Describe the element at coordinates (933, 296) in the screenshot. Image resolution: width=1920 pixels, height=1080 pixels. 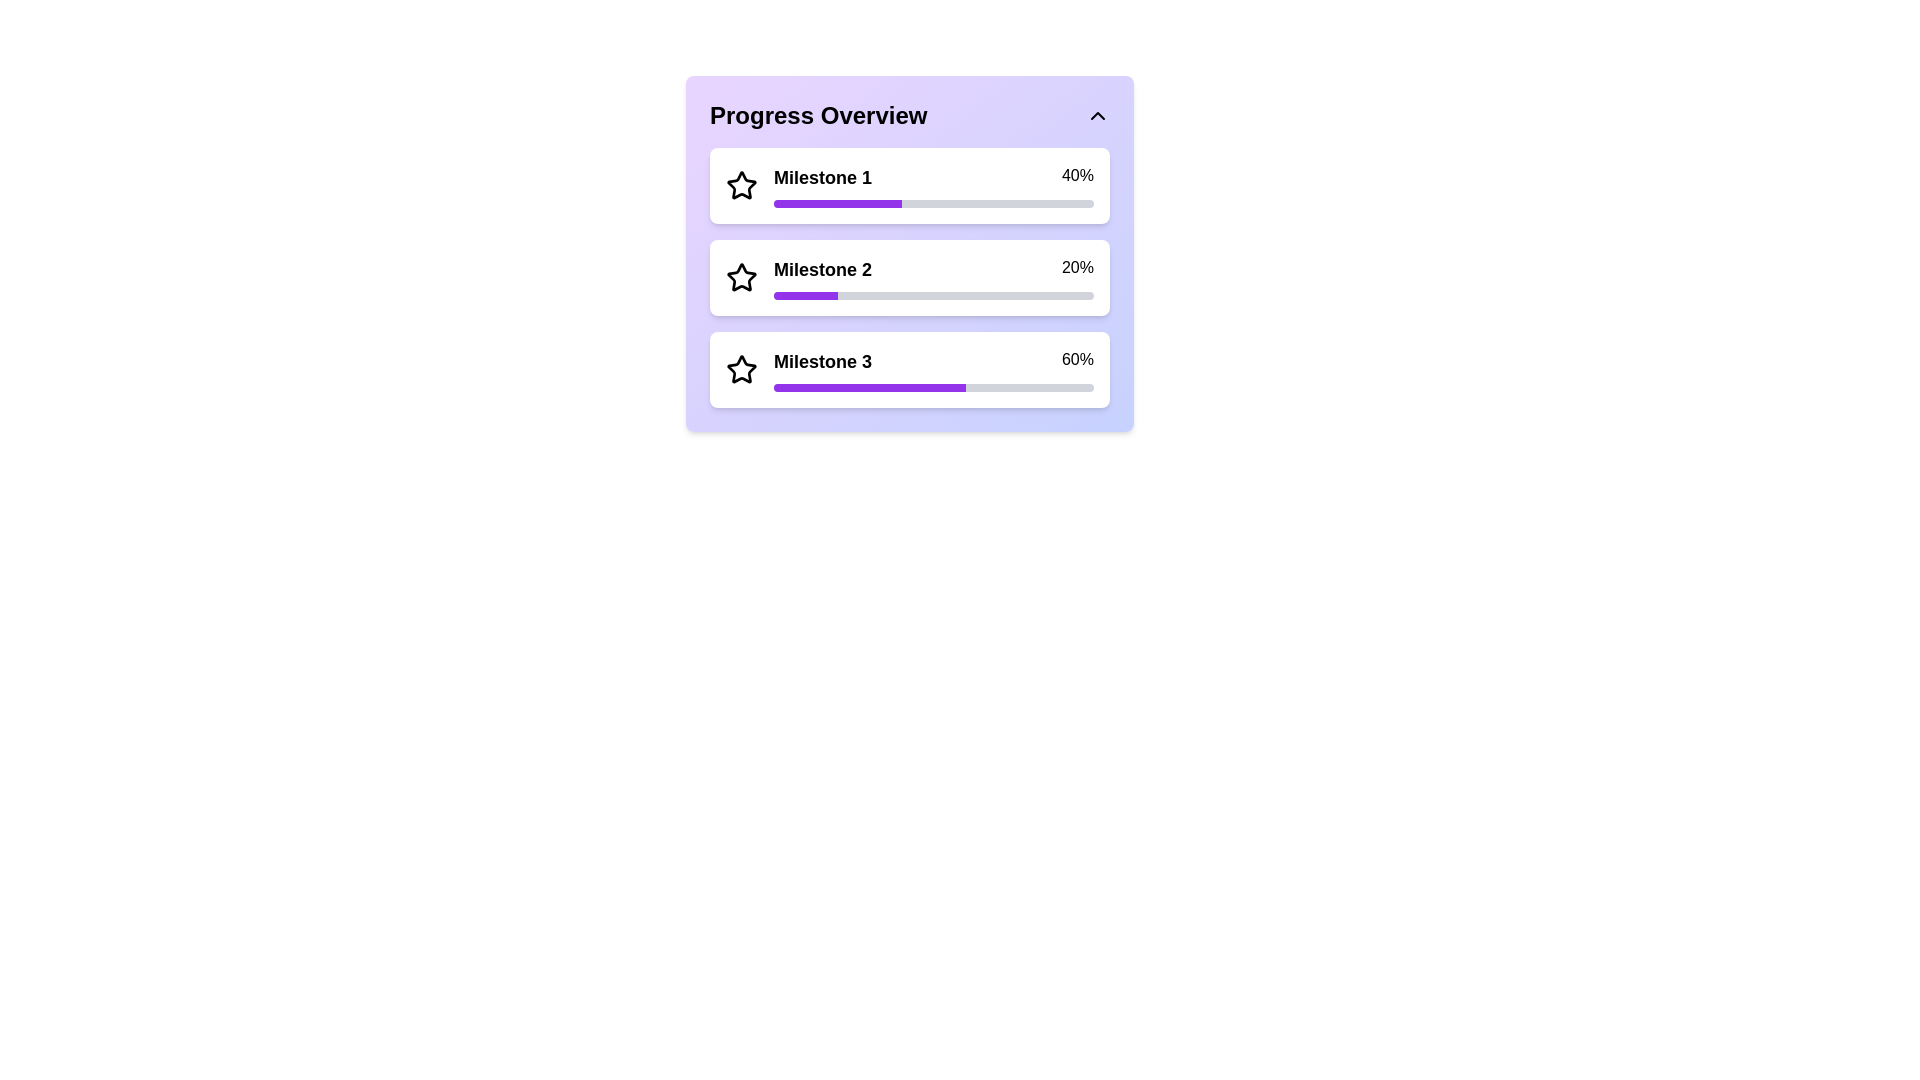
I see `the Progress bar that indicates 20% completion, located under 'Milestone 2' in the middle card of the progress overview` at that location.